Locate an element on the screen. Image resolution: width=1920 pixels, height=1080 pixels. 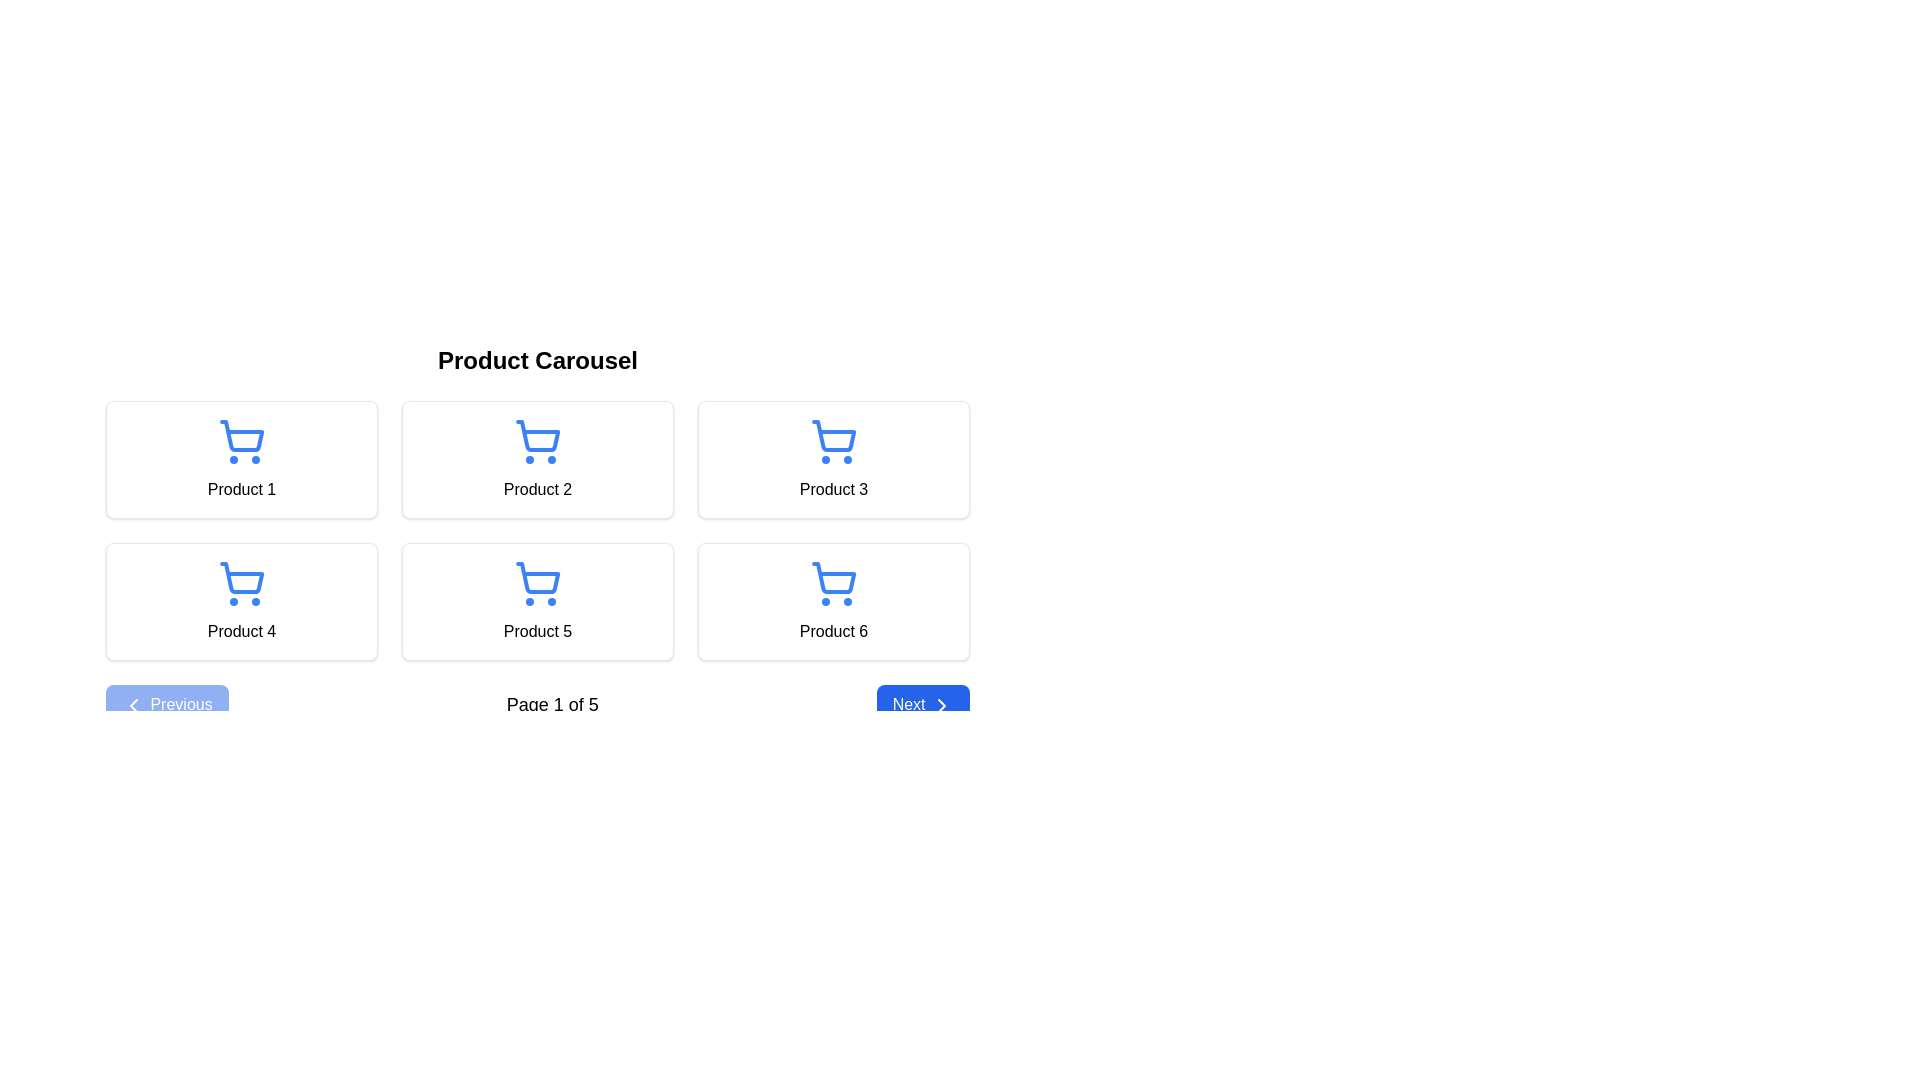
the blue cart icon located within the card labeled 'Product 6' at the bottom-right corner of the 2x3 grid layout is located at coordinates (834, 583).